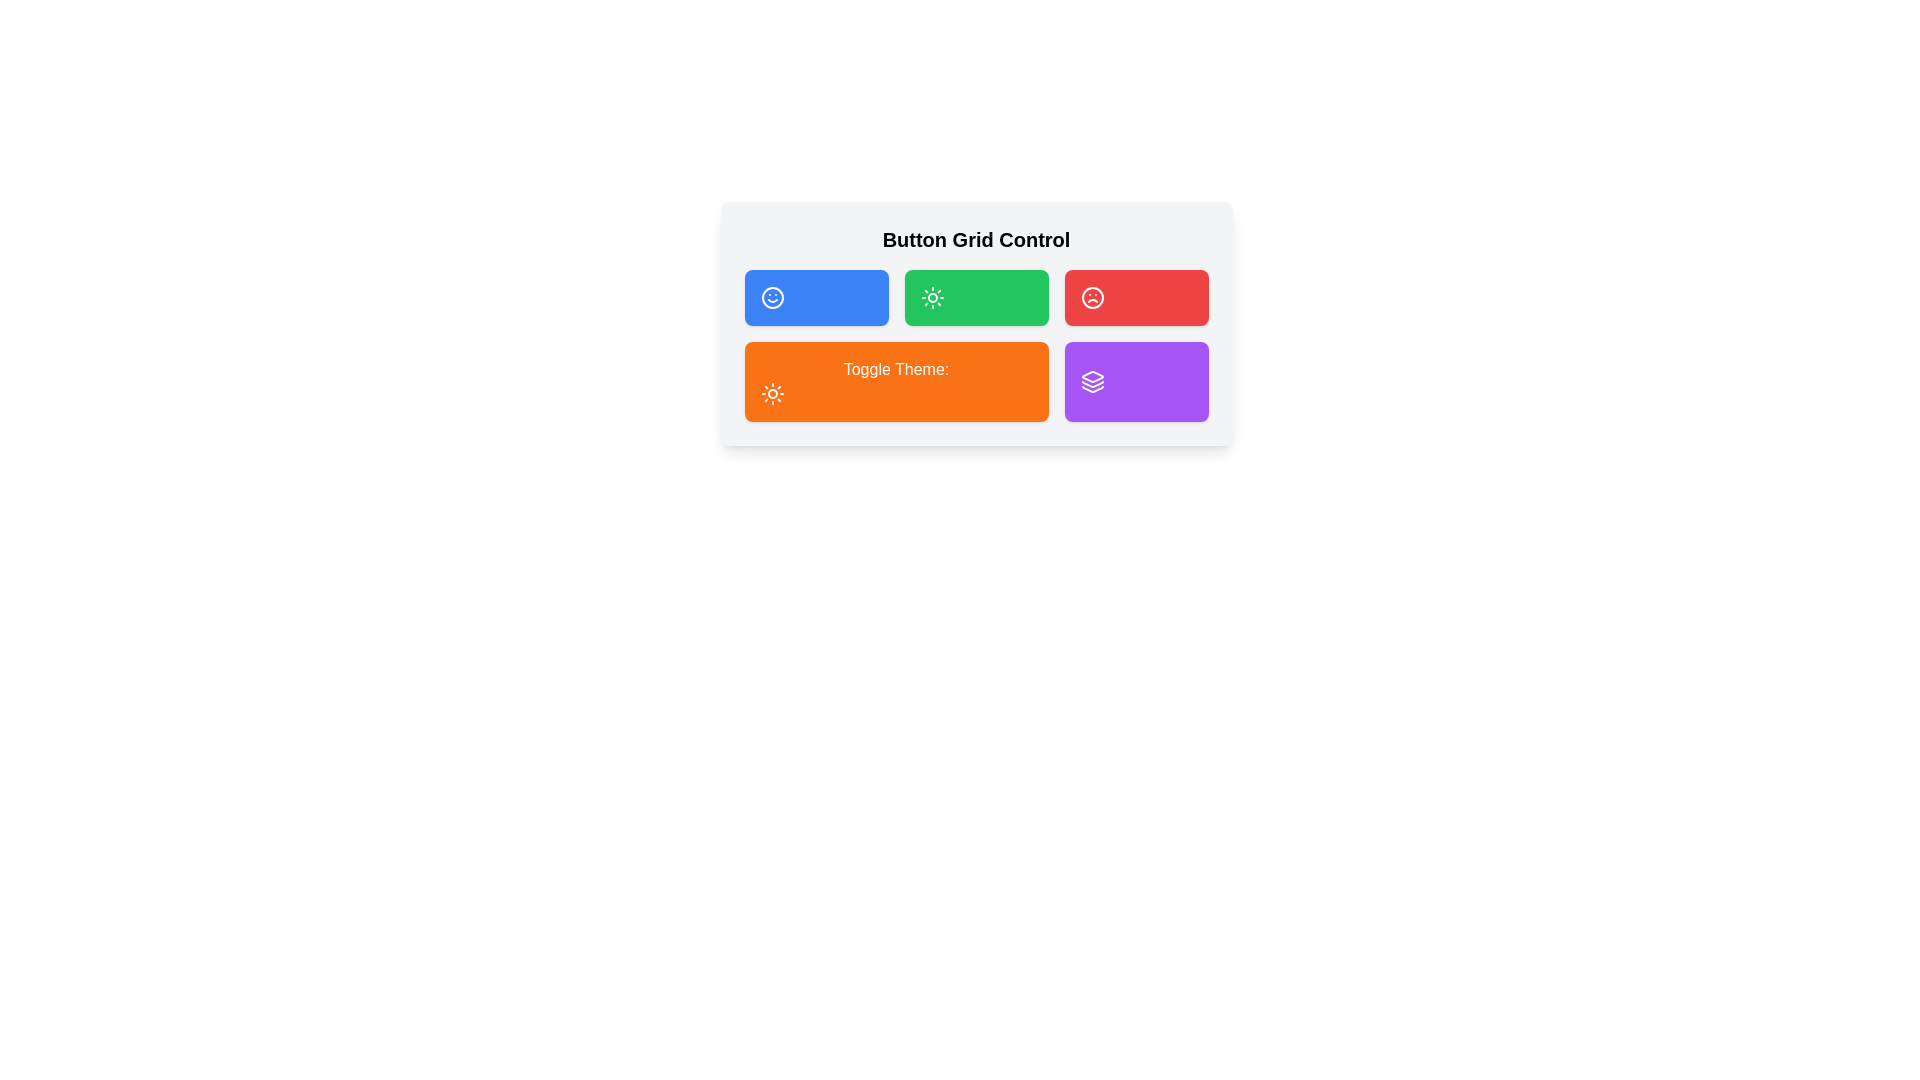 Image resolution: width=1920 pixels, height=1080 pixels. What do you see at coordinates (1136, 297) in the screenshot?
I see `the sad face button located in the top-right corner of the grid layout` at bounding box center [1136, 297].